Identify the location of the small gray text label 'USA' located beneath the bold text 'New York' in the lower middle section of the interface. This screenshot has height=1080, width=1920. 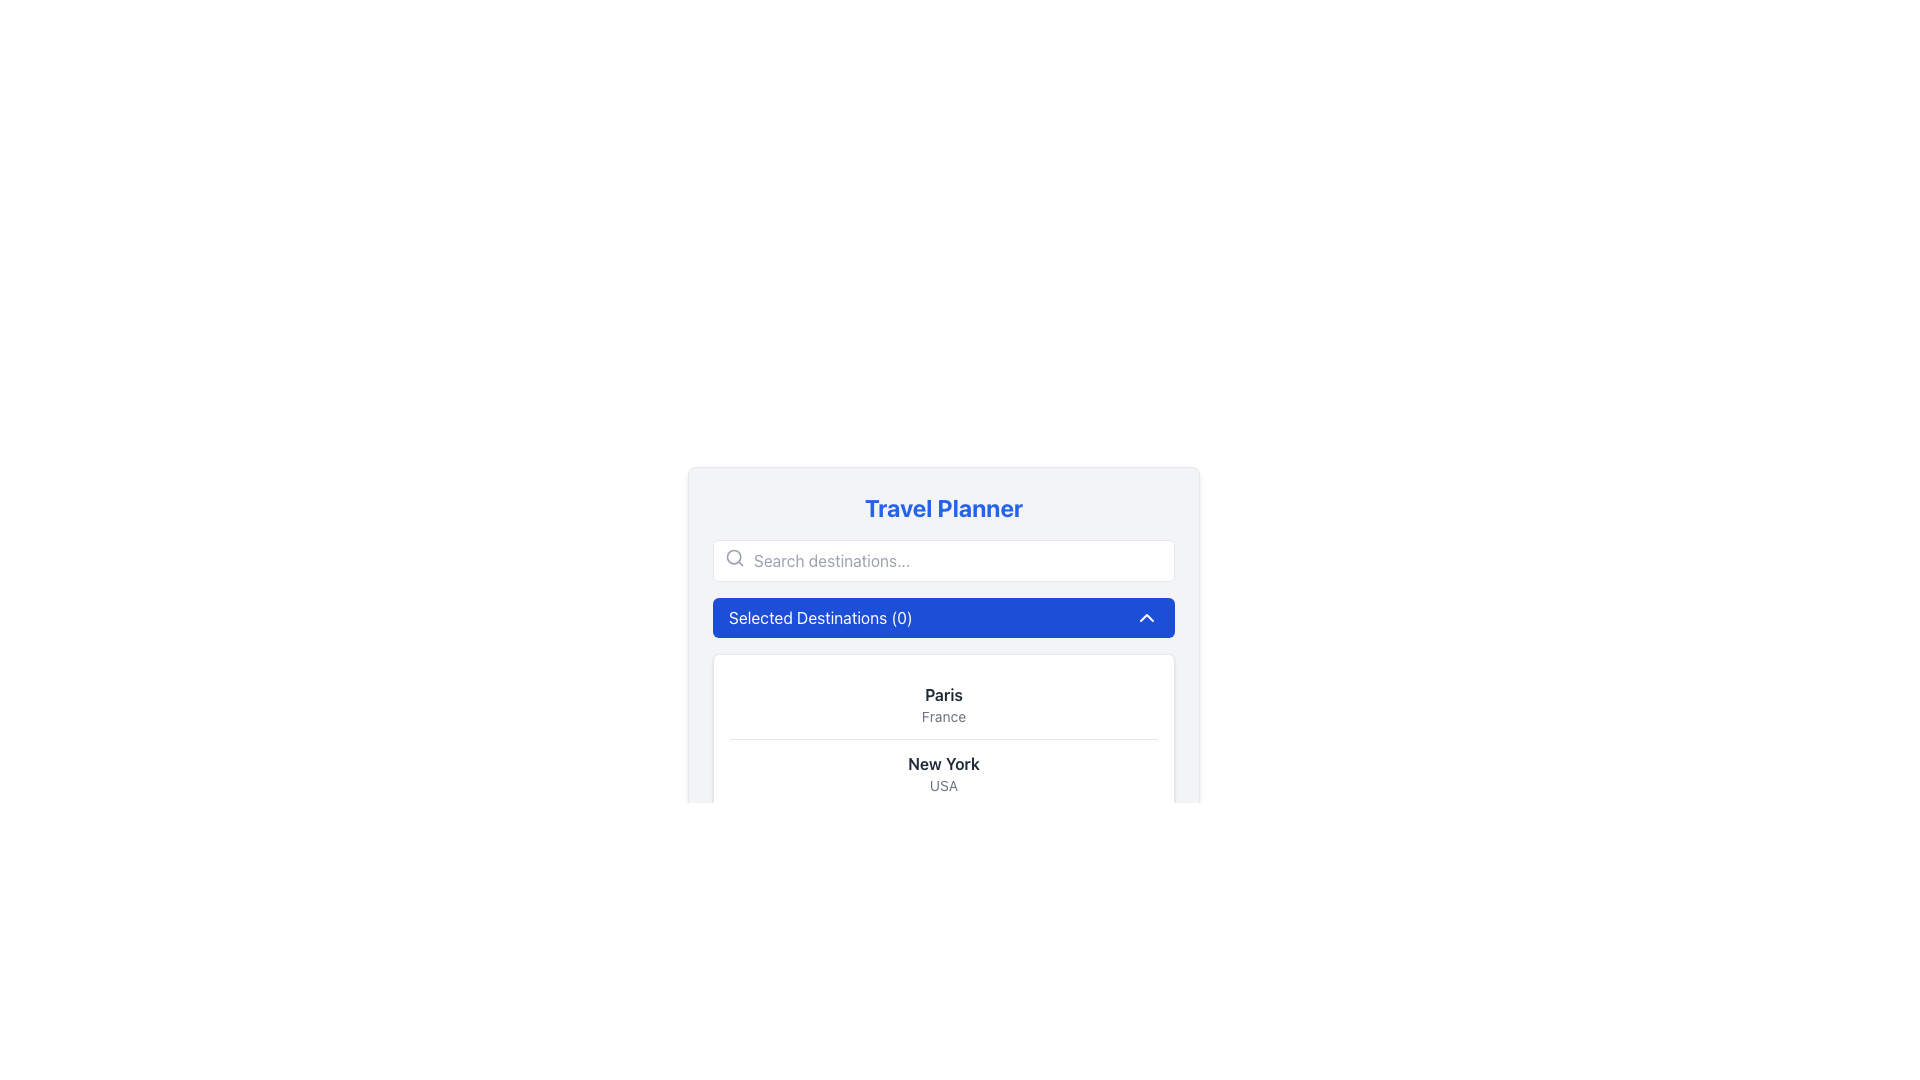
(943, 785).